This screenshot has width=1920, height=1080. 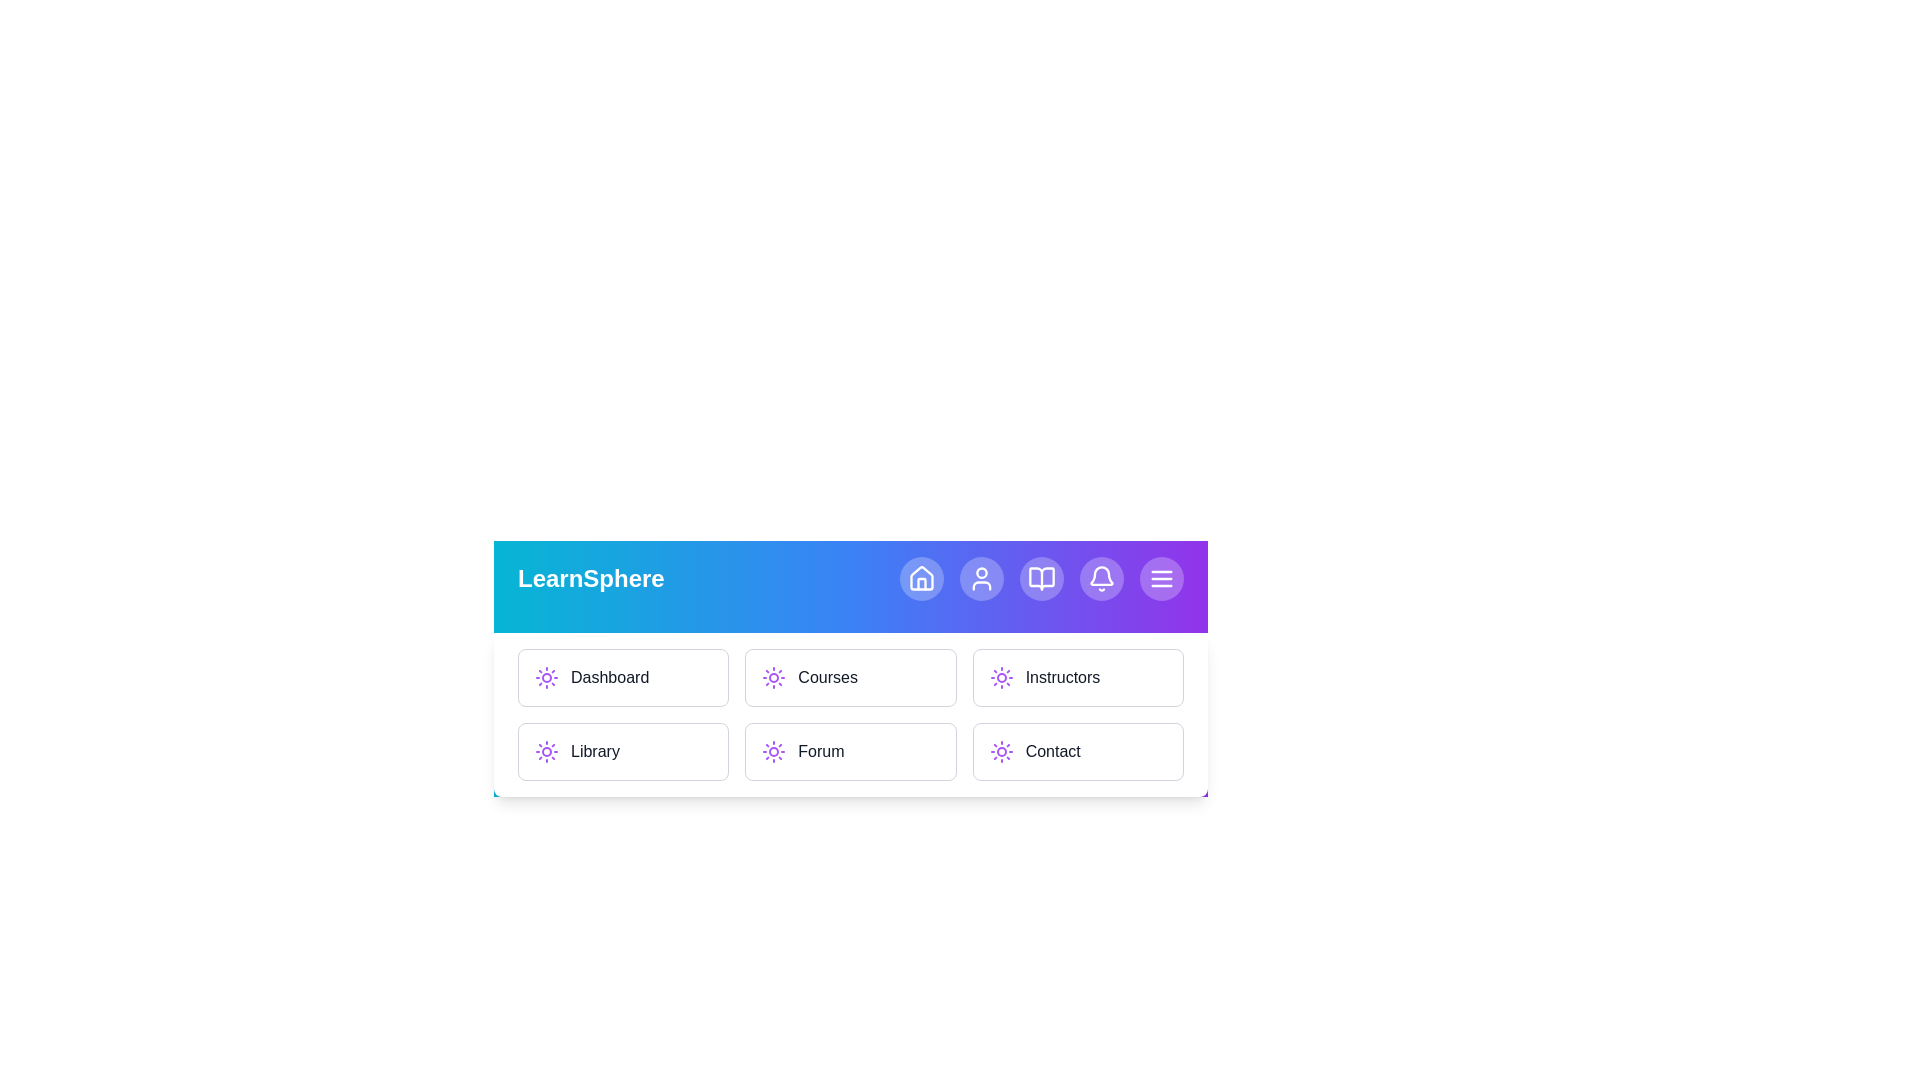 What do you see at coordinates (1040, 578) in the screenshot?
I see `the BookOpen navigation icon` at bounding box center [1040, 578].